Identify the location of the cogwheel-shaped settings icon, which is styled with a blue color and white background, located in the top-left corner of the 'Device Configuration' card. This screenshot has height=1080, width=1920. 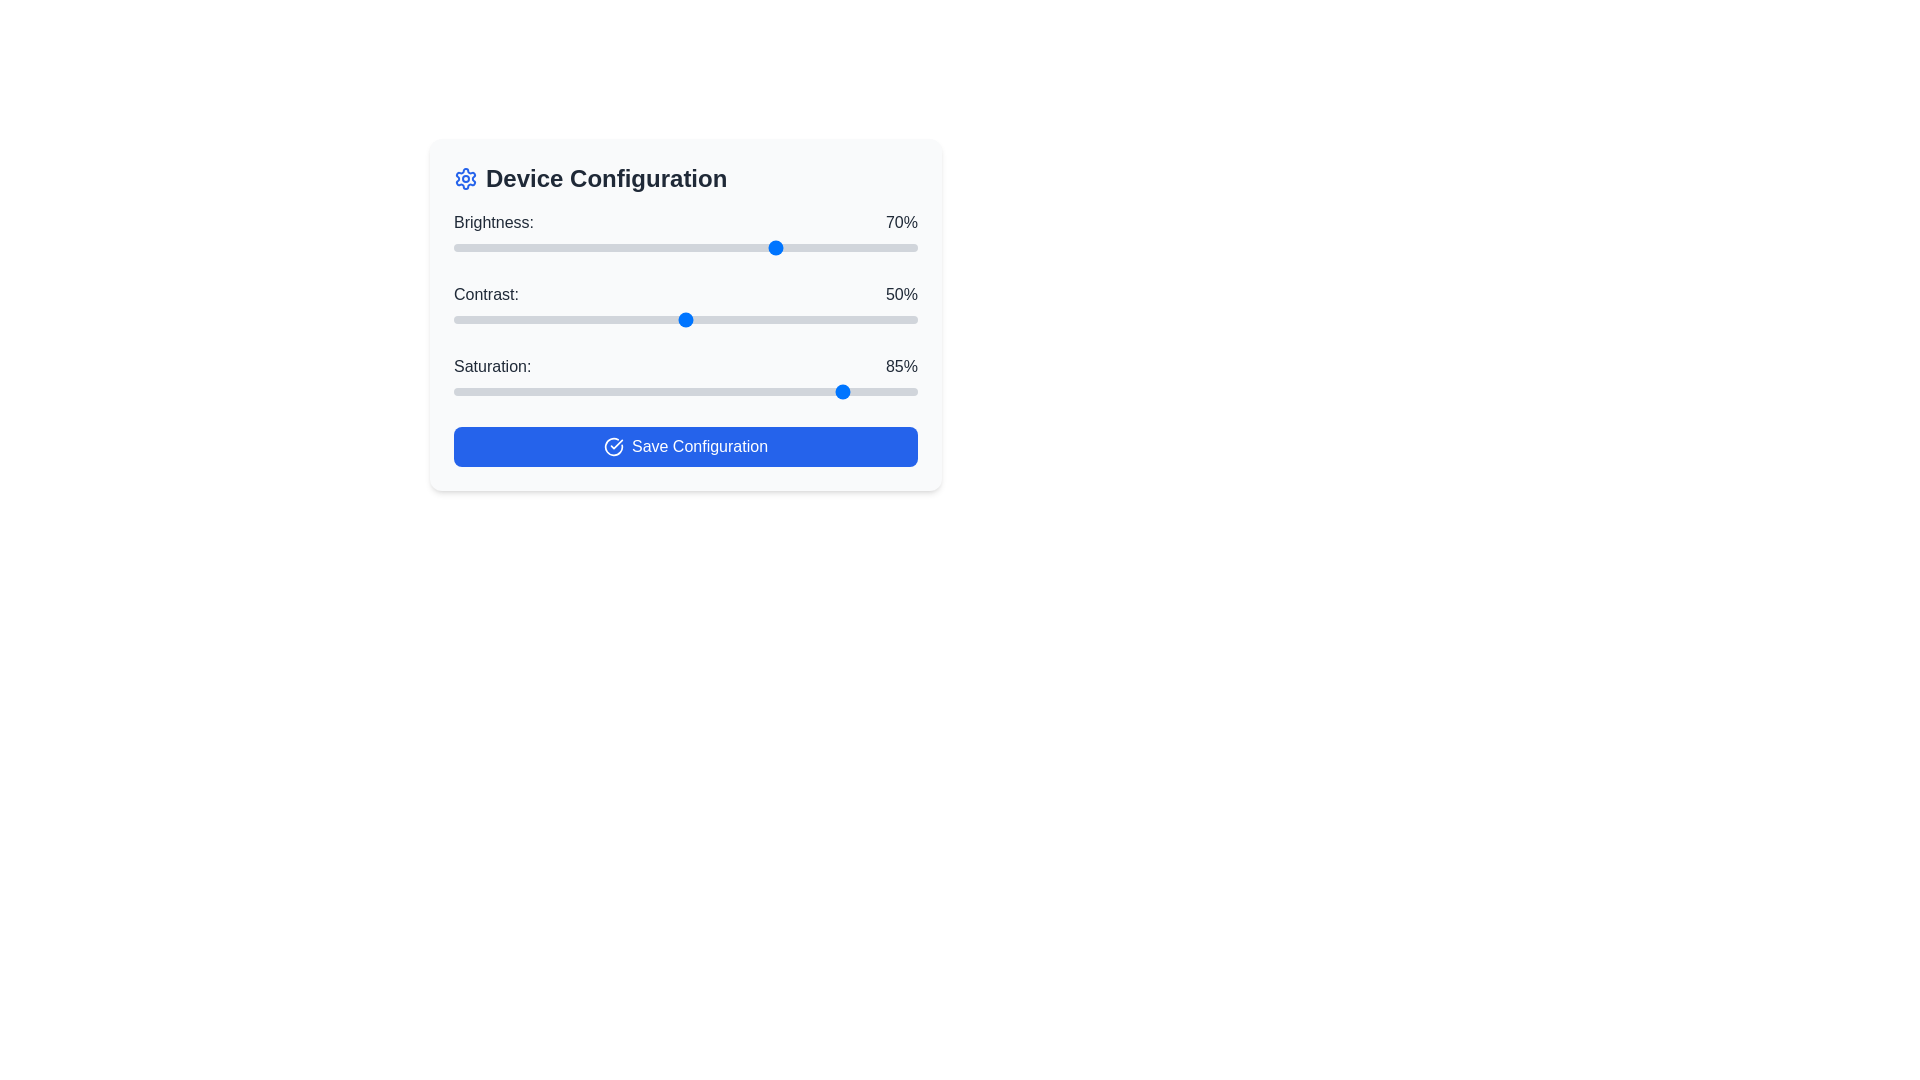
(464, 177).